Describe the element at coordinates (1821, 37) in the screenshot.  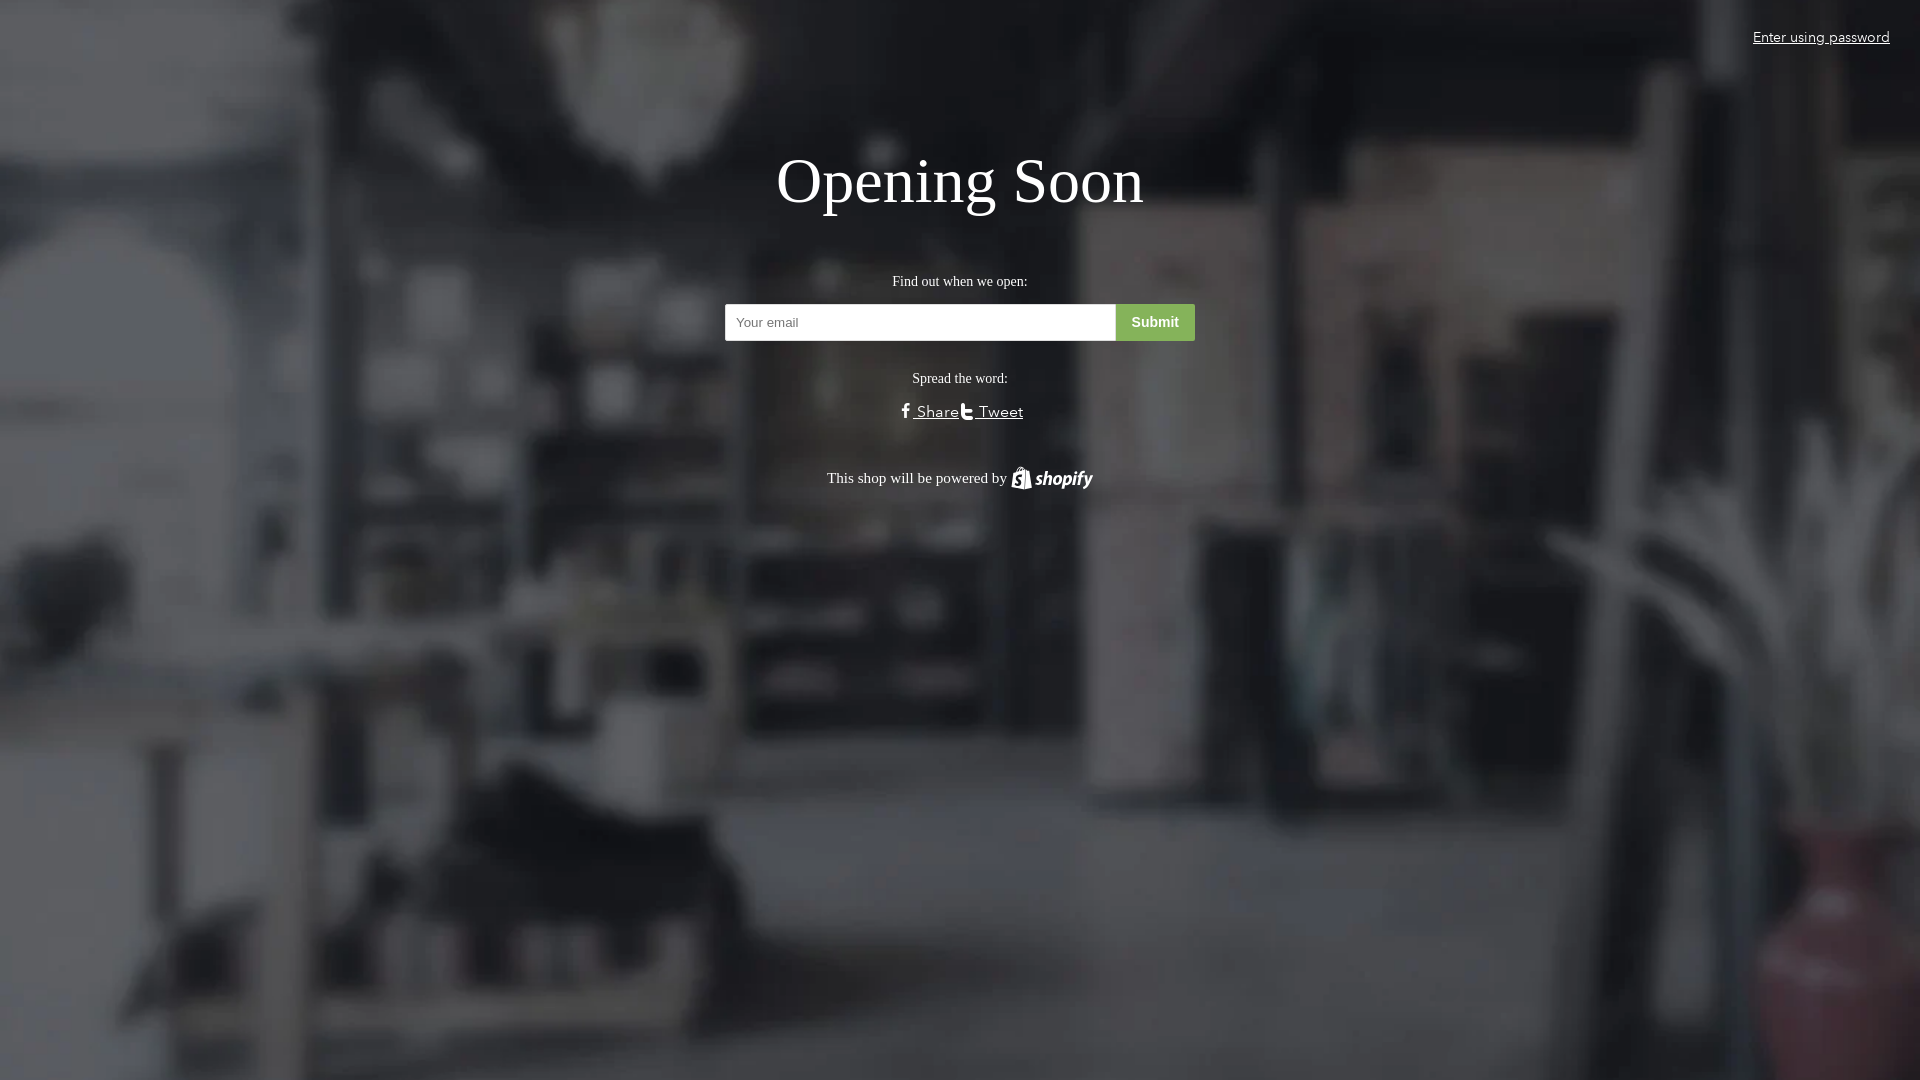
I see `'Enter using password'` at that location.